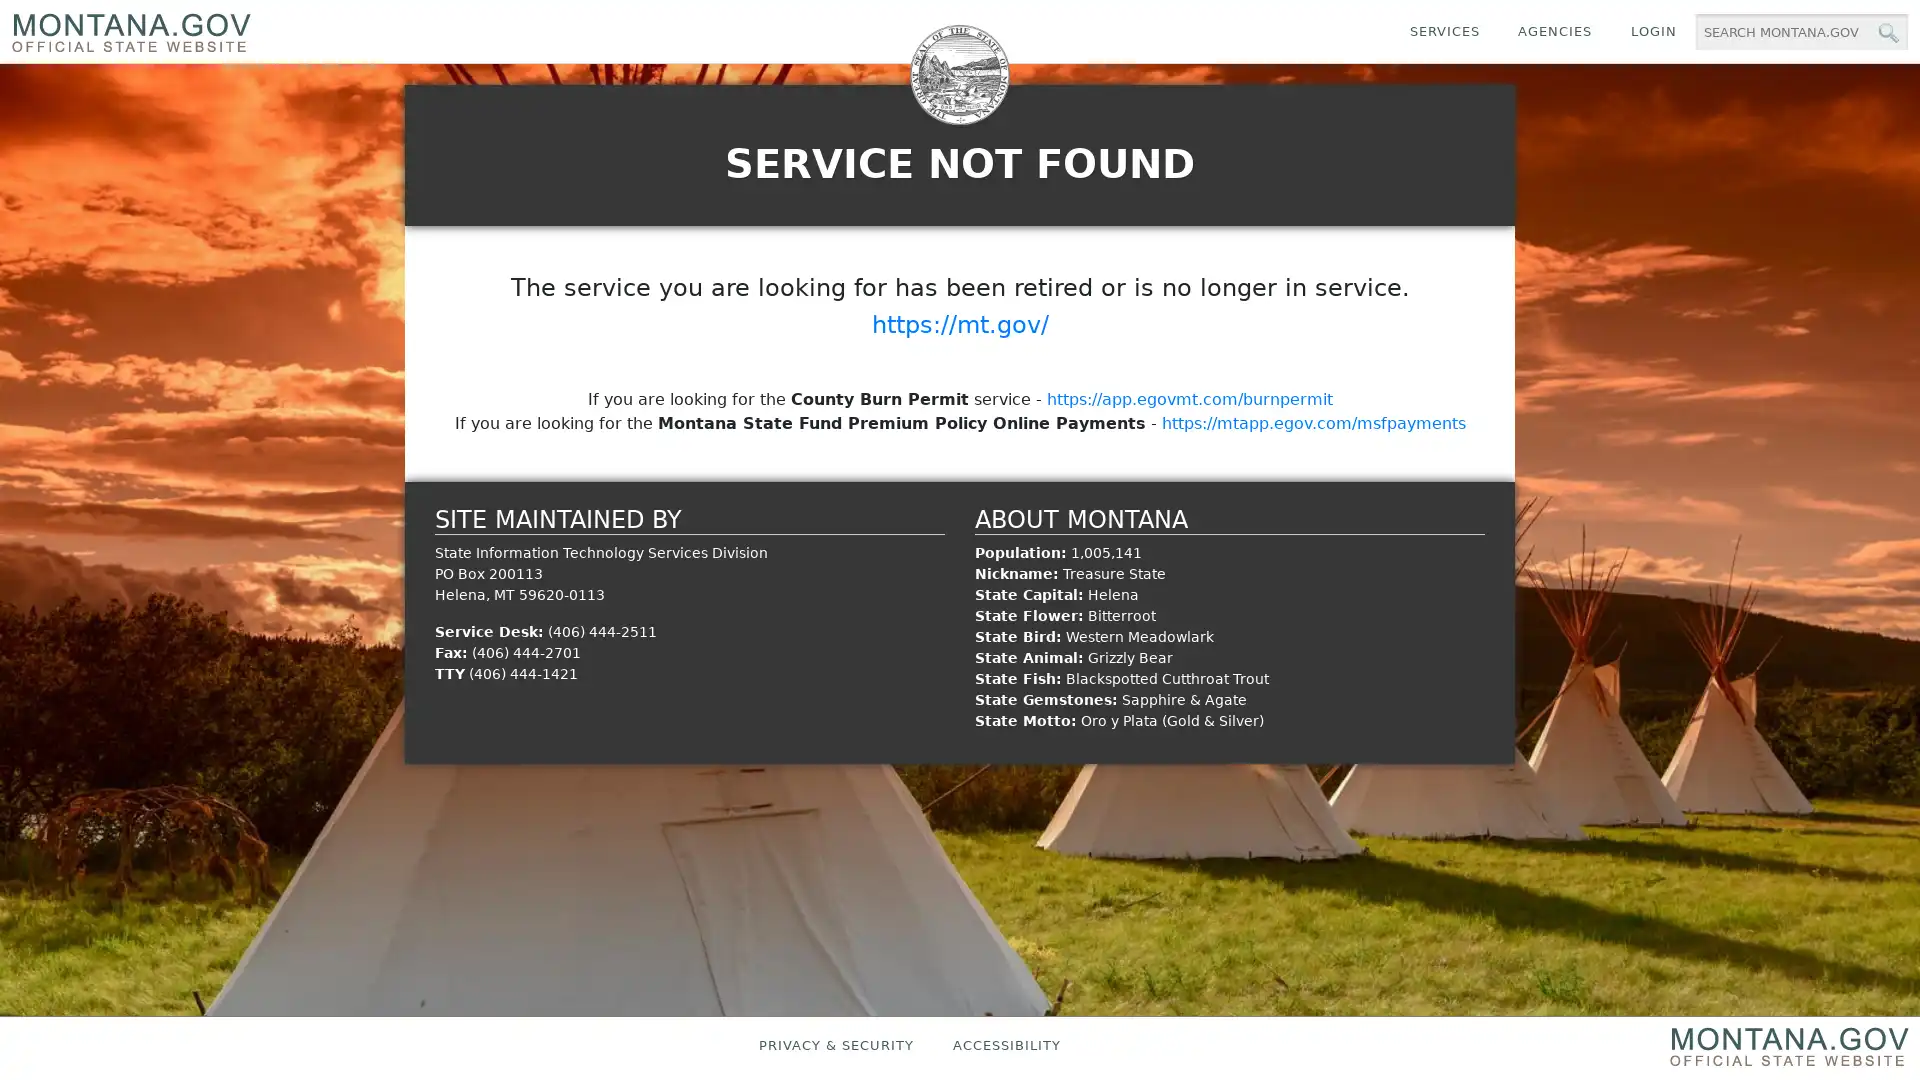 The width and height of the screenshot is (1920, 1080). I want to click on MT.gov Search Button, so click(1886, 33).